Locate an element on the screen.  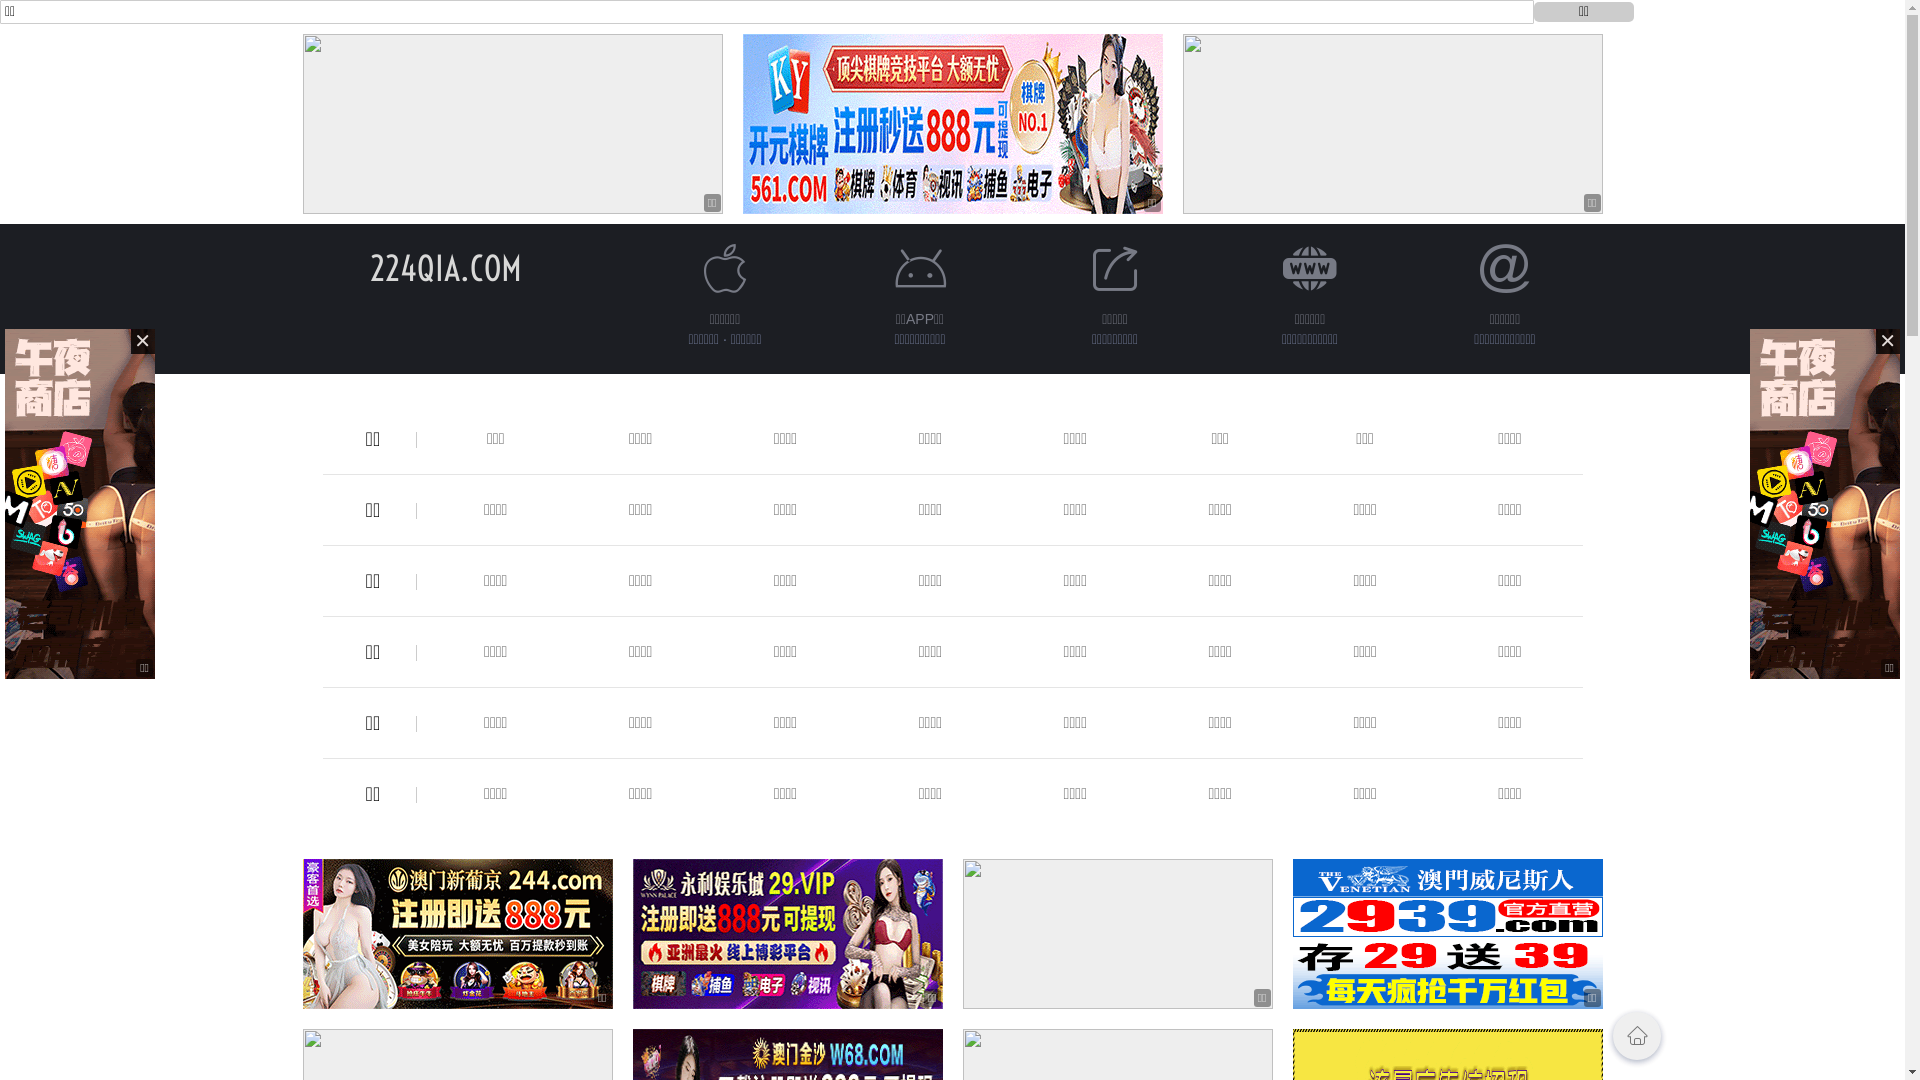
'224QIA.COM' is located at coordinates (445, 267).